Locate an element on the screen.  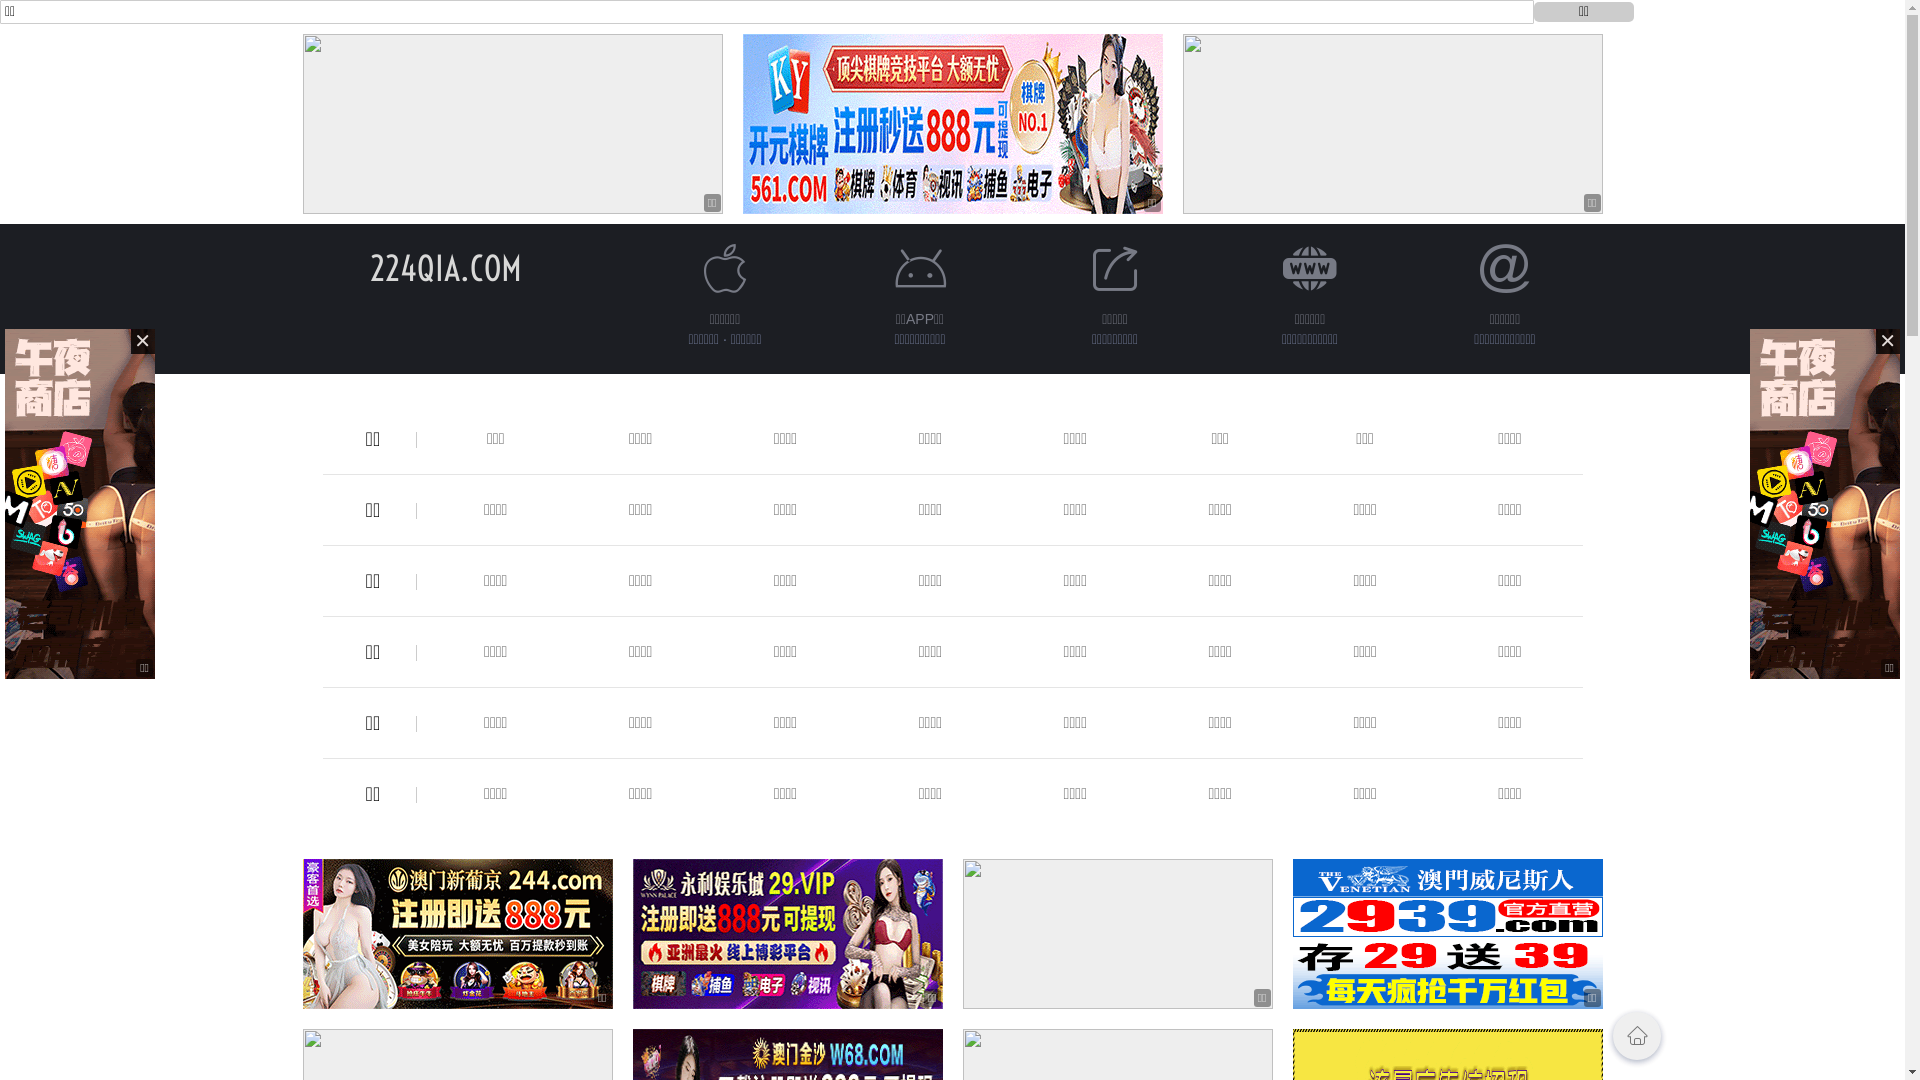
'224QIA.COM' is located at coordinates (445, 267).